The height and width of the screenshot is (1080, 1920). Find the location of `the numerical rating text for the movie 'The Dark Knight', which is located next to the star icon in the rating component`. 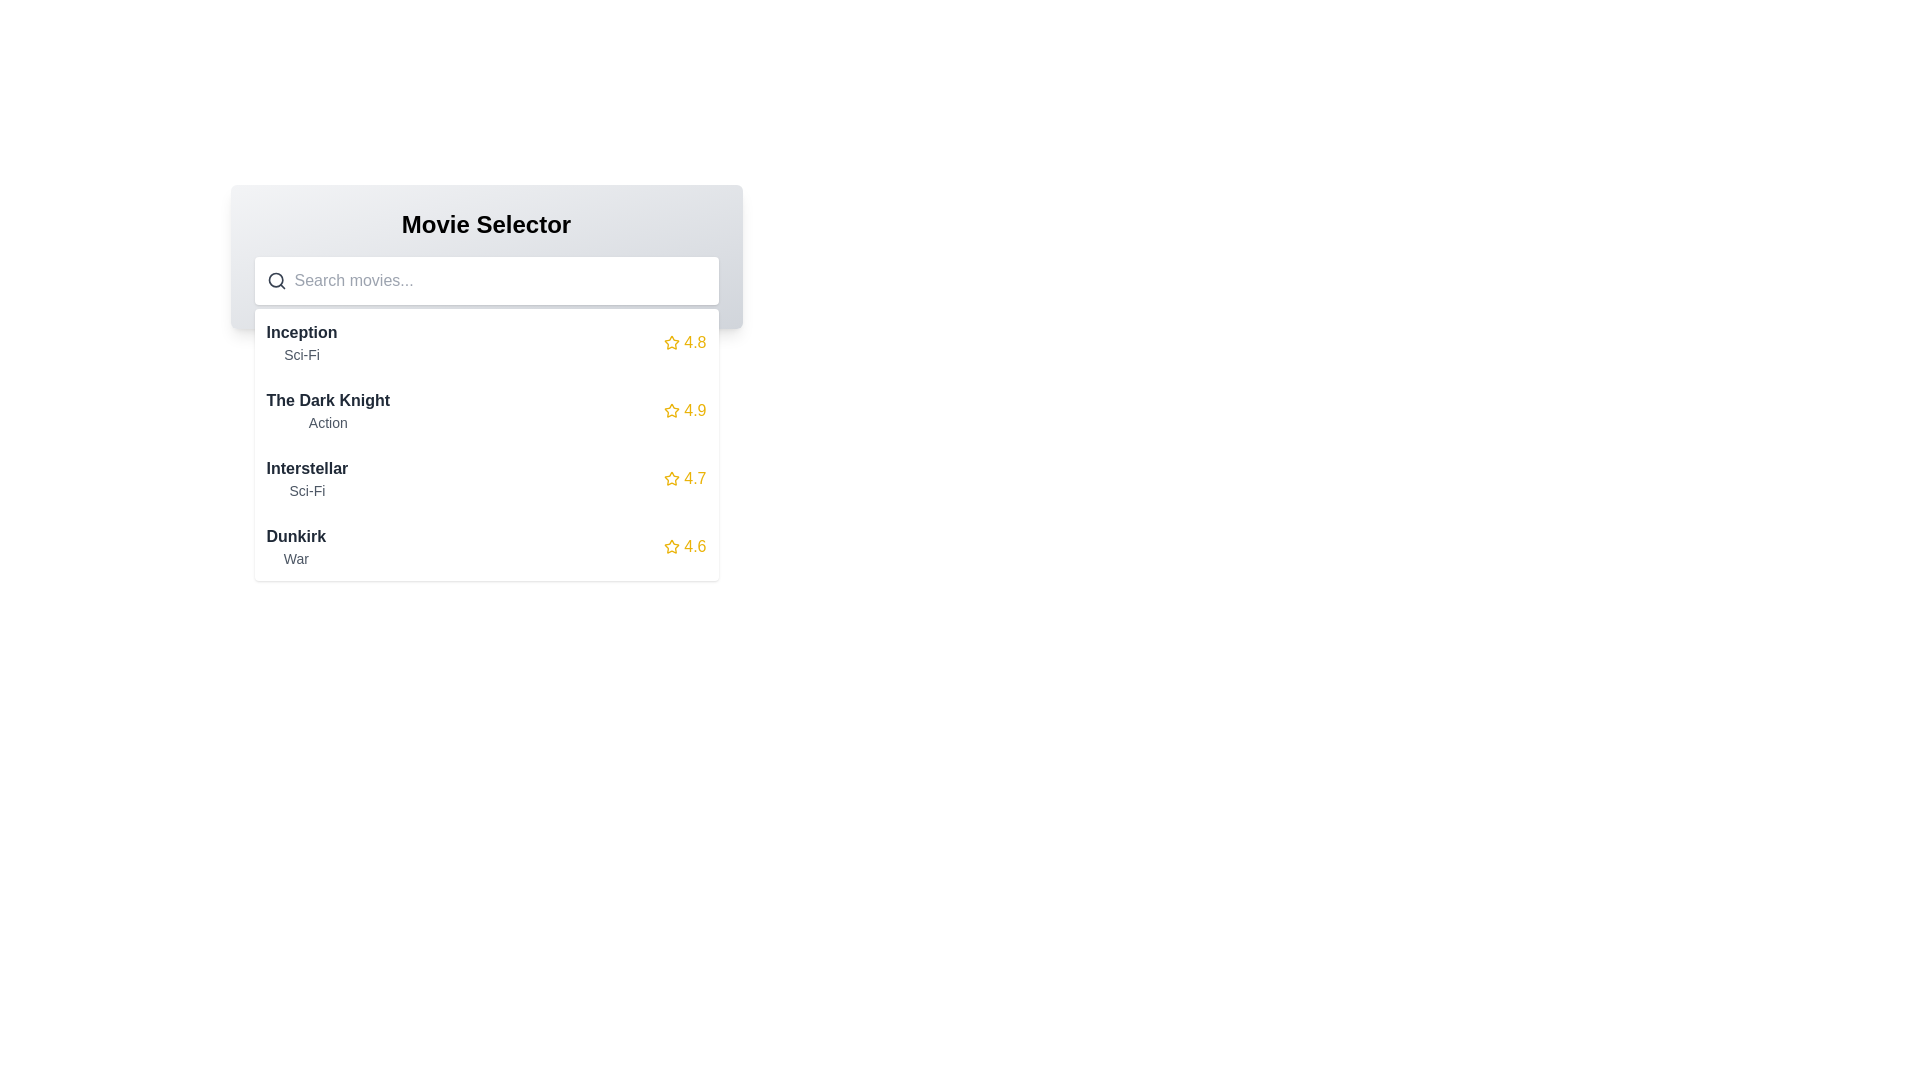

the numerical rating text for the movie 'The Dark Knight', which is located next to the star icon in the rating component is located at coordinates (695, 410).